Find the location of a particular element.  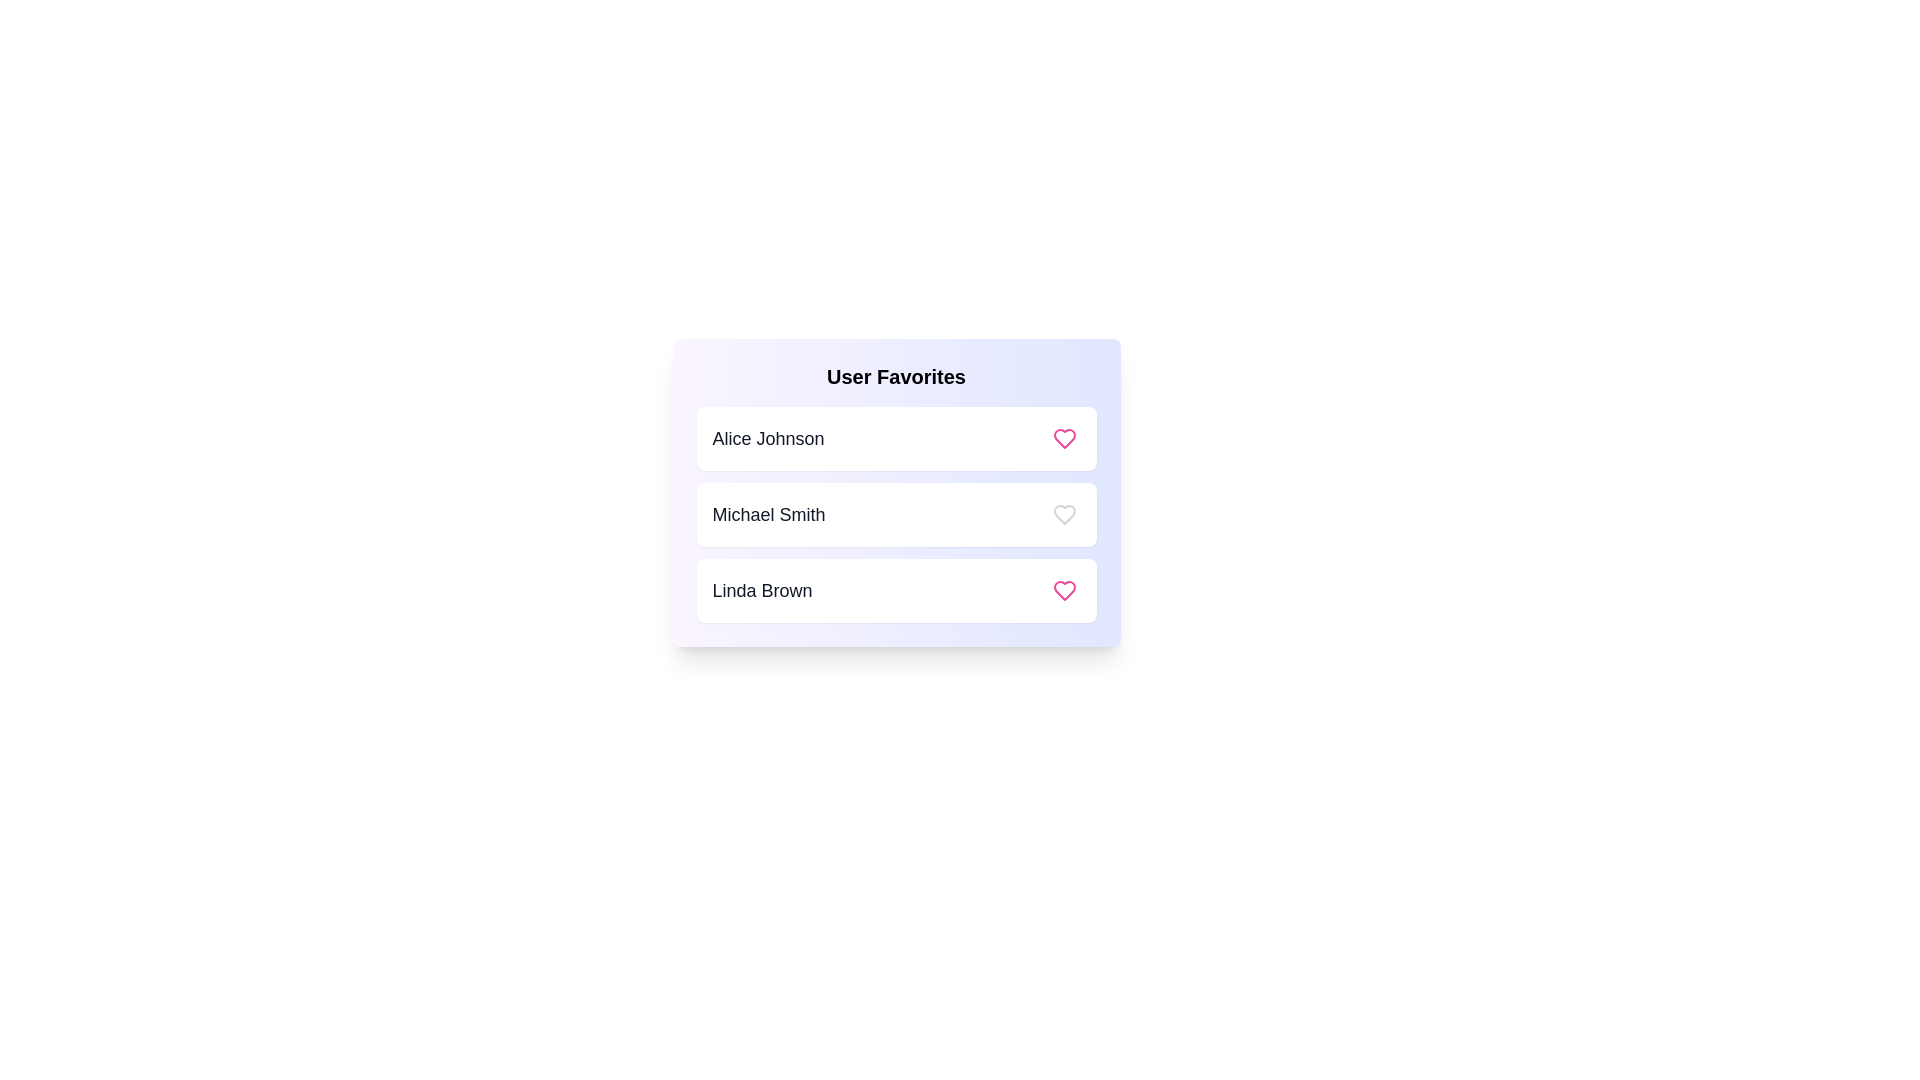

the list item with the name Alice Johnson is located at coordinates (895, 438).